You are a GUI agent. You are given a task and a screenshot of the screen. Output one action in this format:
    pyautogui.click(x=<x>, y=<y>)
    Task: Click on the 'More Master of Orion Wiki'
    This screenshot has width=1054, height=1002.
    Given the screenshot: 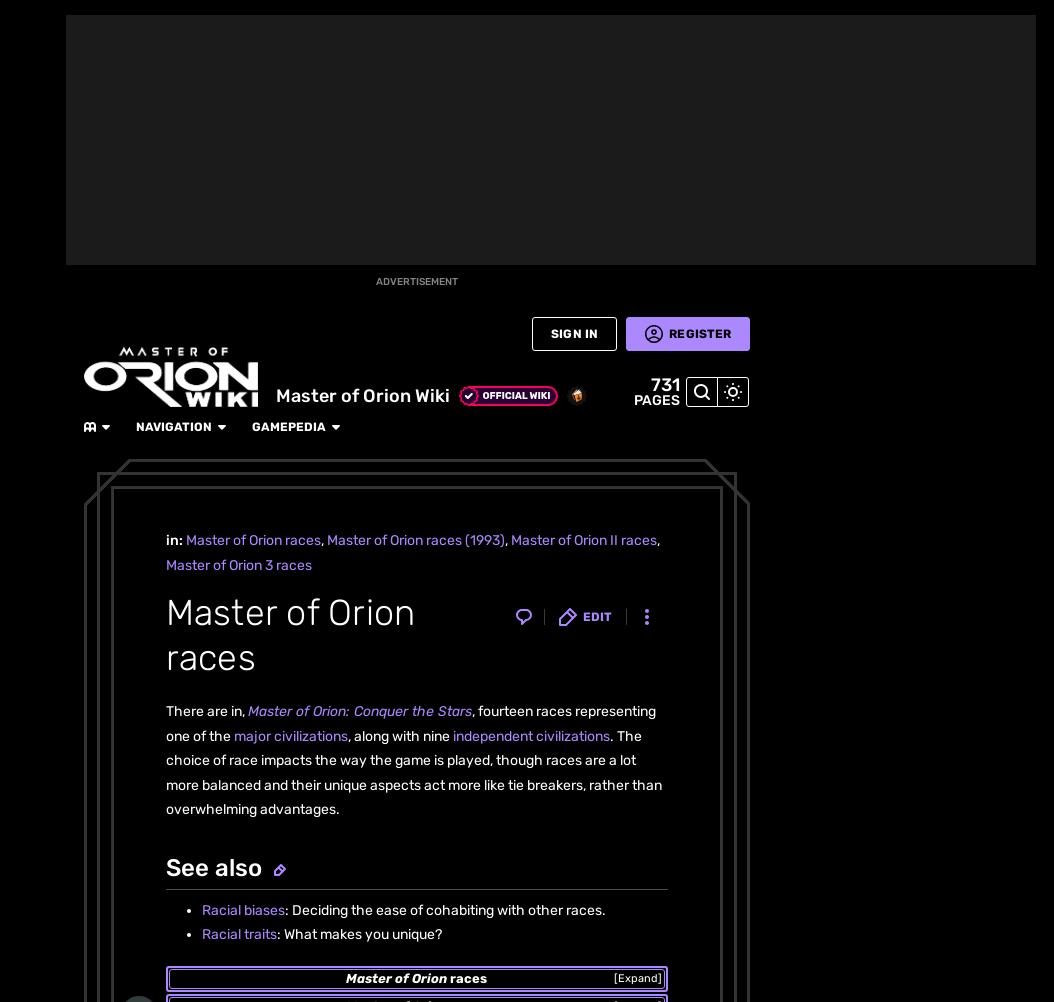 What is the action you would take?
    pyautogui.click(x=208, y=221)
    